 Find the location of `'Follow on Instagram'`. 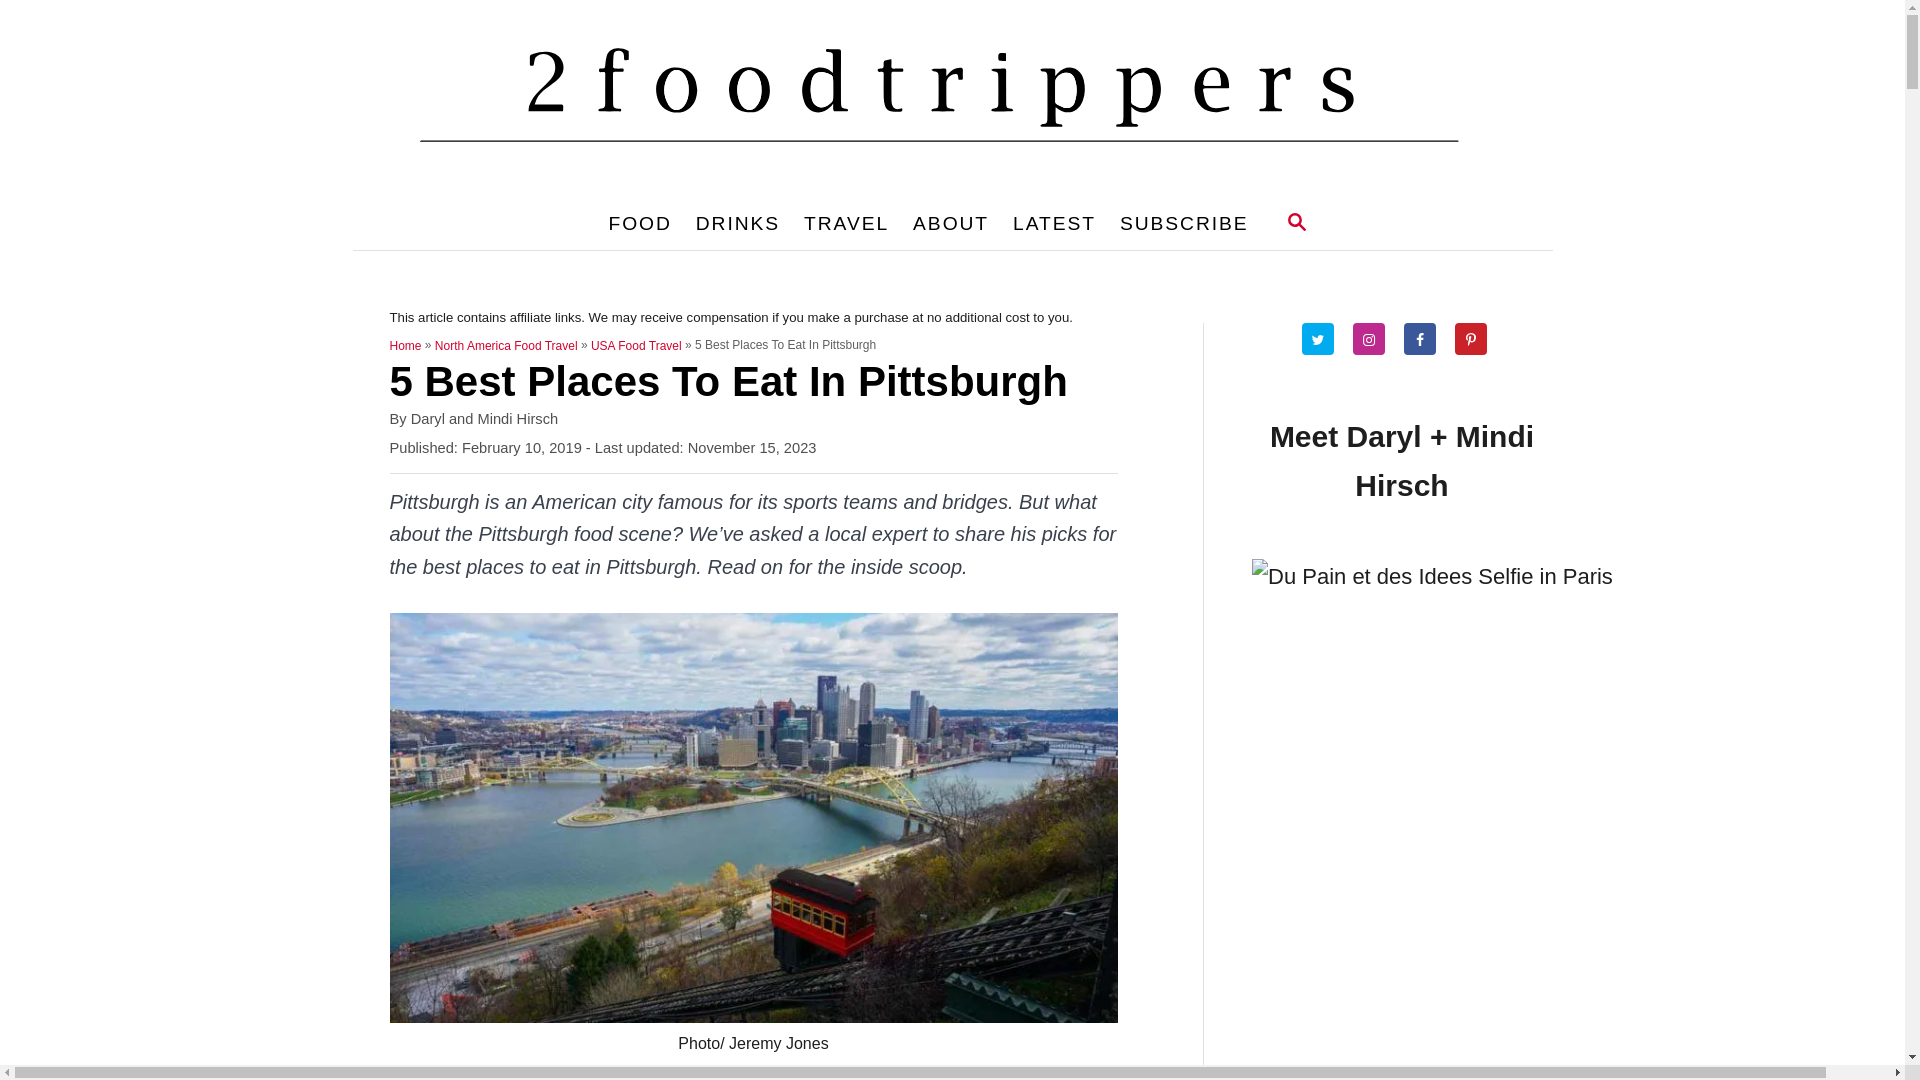

'Follow on Instagram' is located at coordinates (1375, 338).